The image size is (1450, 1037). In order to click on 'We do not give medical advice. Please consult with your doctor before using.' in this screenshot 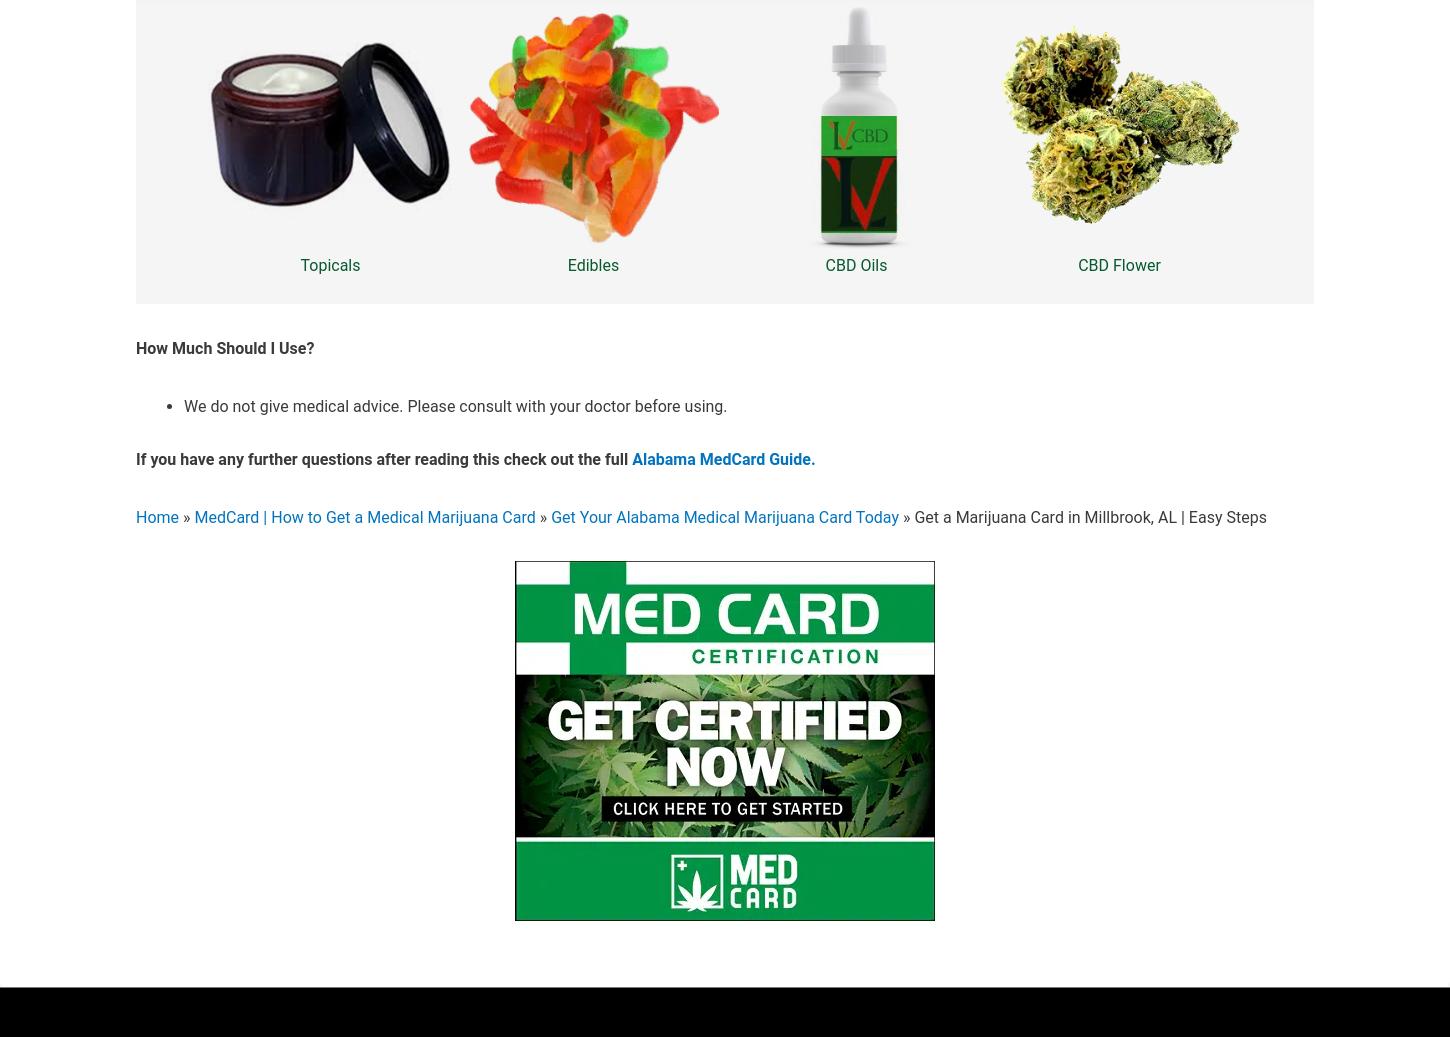, I will do `click(454, 404)`.